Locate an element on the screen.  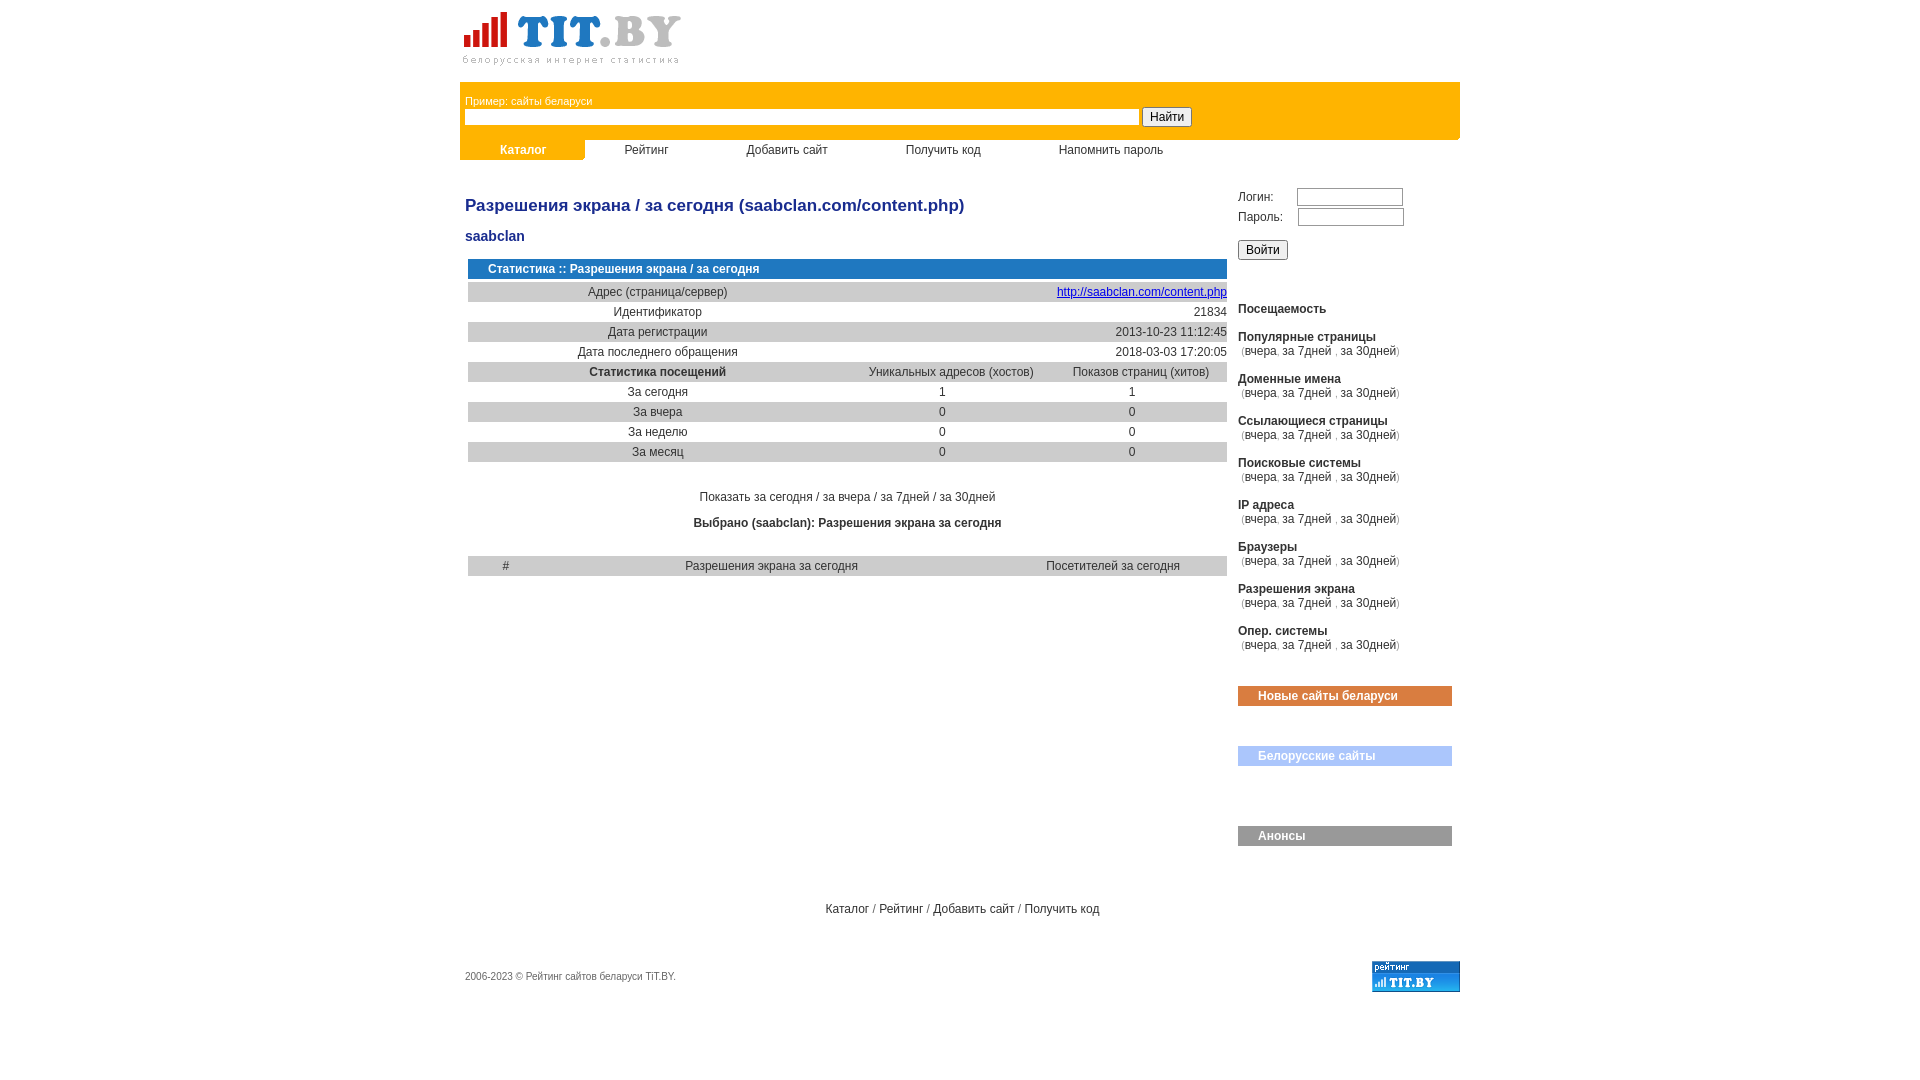
'http://saabclan.com/content.php' is located at coordinates (1055, 292).